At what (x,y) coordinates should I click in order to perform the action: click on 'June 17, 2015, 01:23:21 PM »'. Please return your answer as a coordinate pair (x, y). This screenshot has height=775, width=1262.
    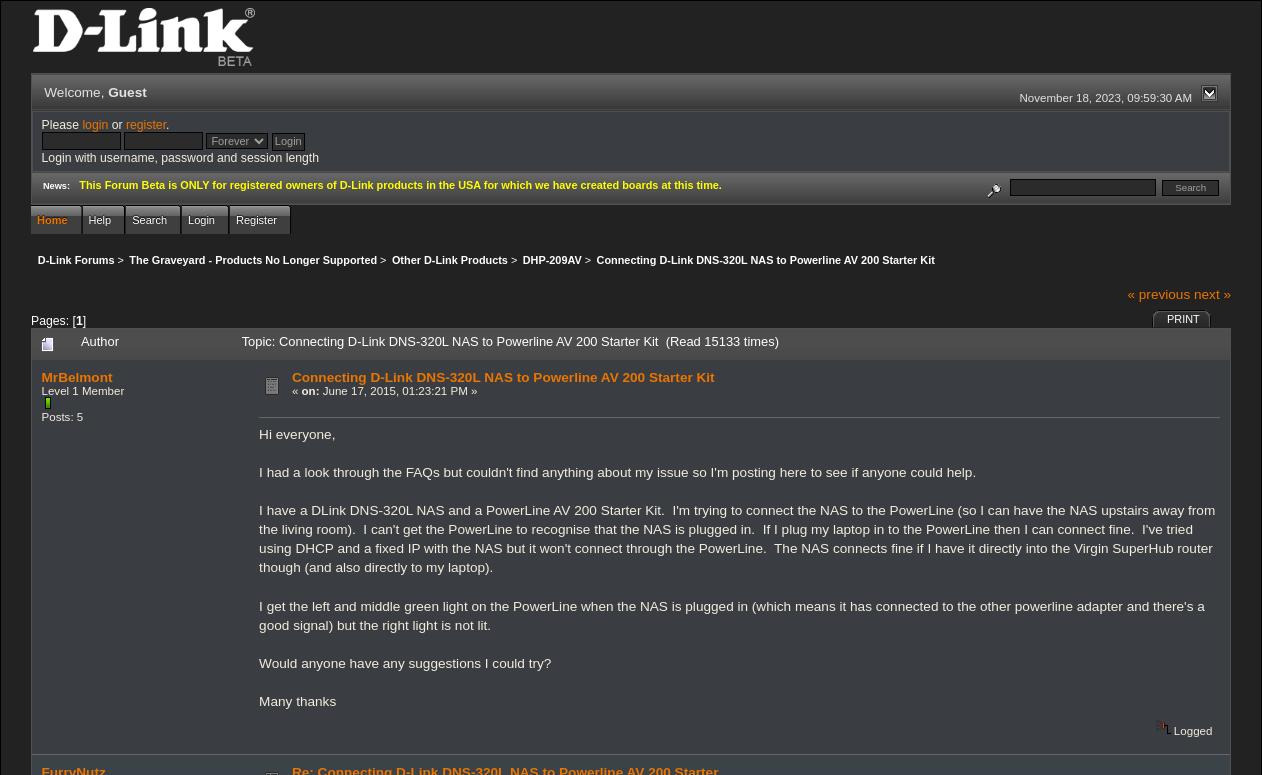
    Looking at the image, I should click on (398, 388).